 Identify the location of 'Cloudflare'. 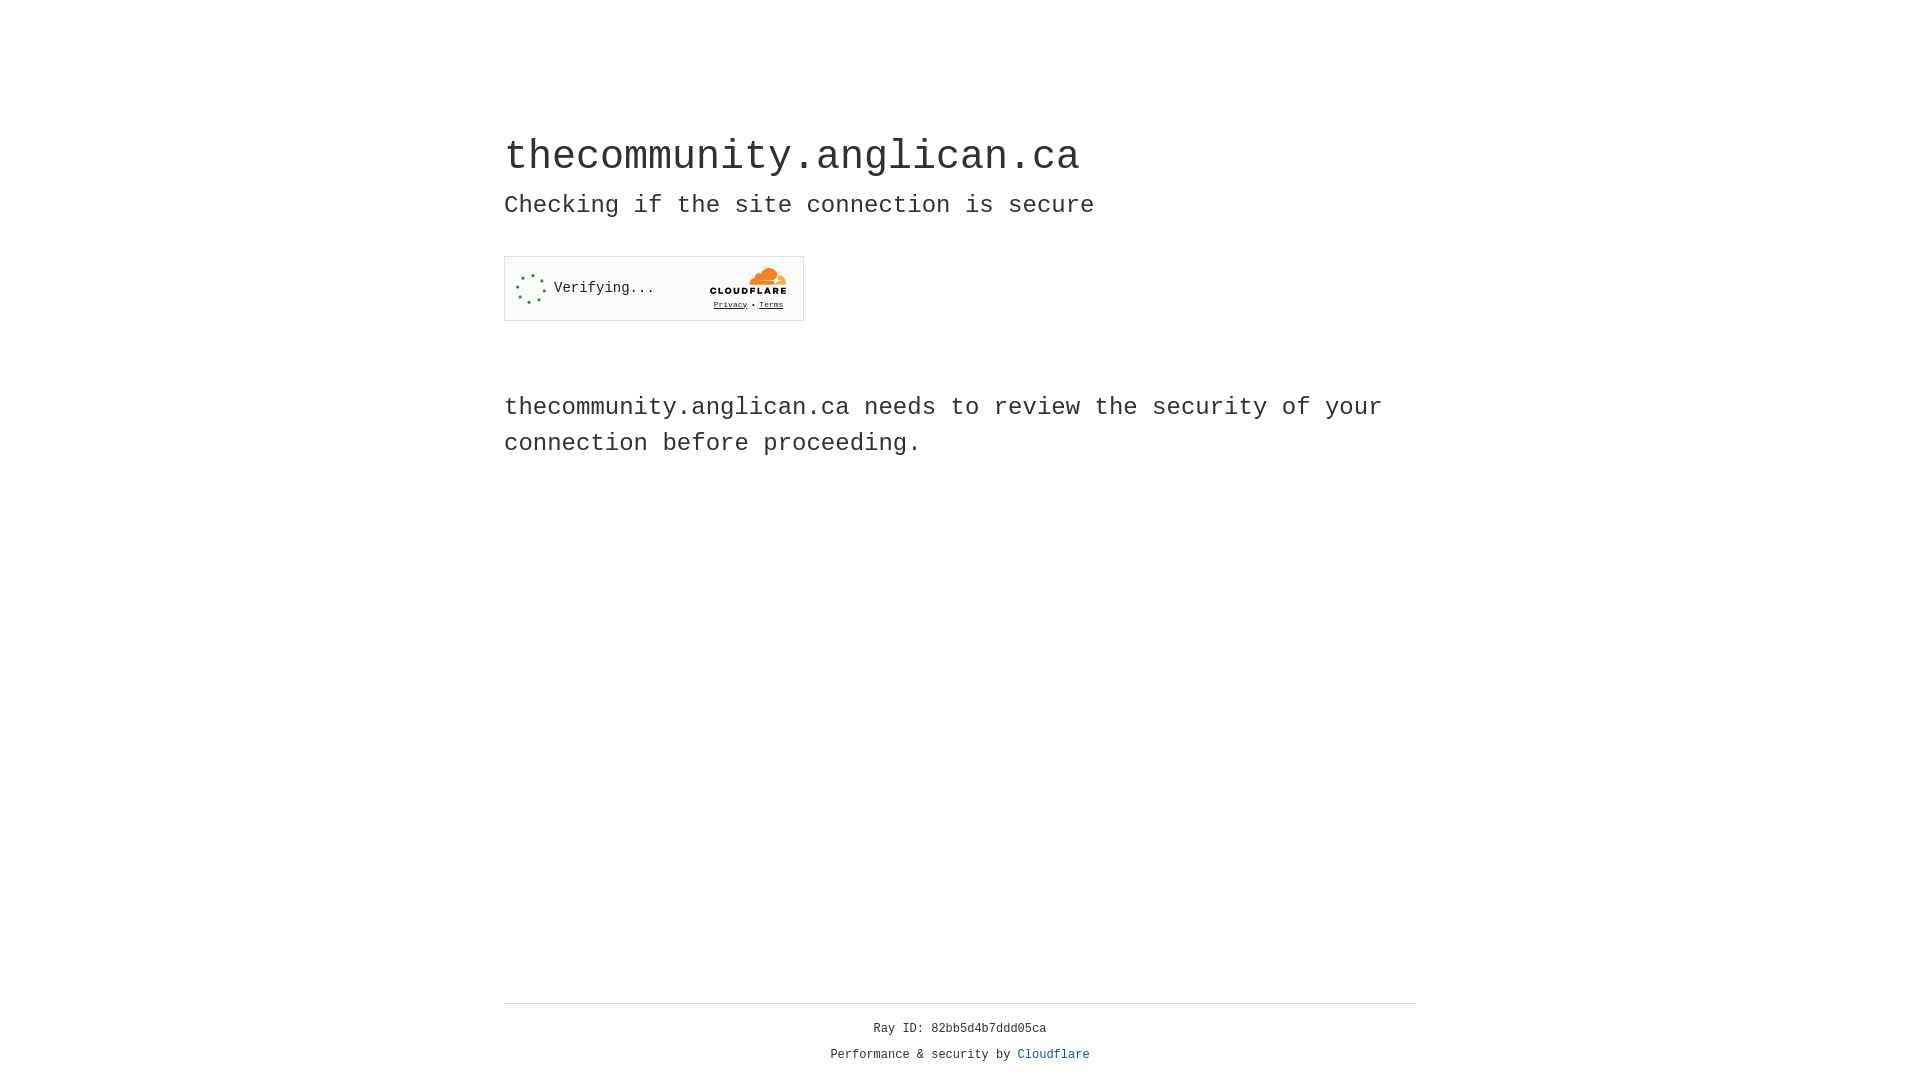
(1017, 1054).